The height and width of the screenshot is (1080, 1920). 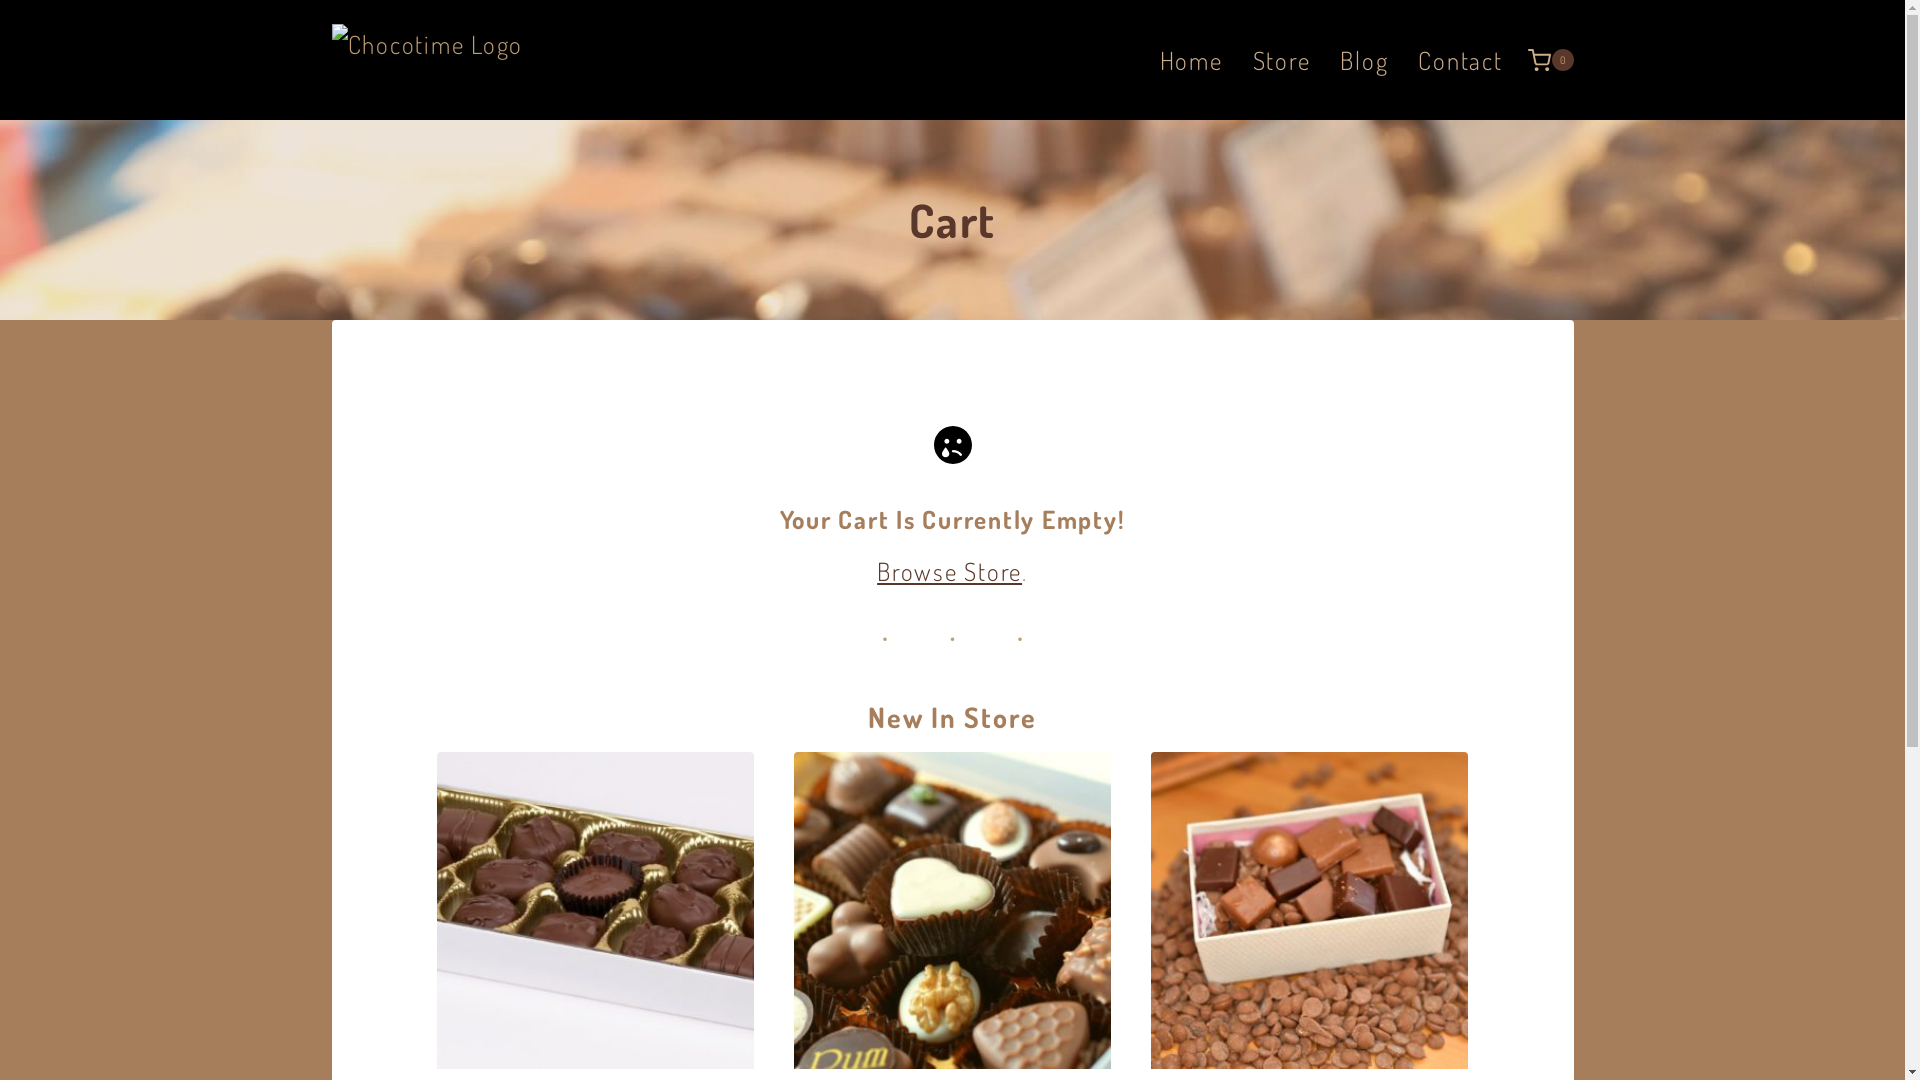 What do you see at coordinates (1362, 58) in the screenshot?
I see `'Blog'` at bounding box center [1362, 58].